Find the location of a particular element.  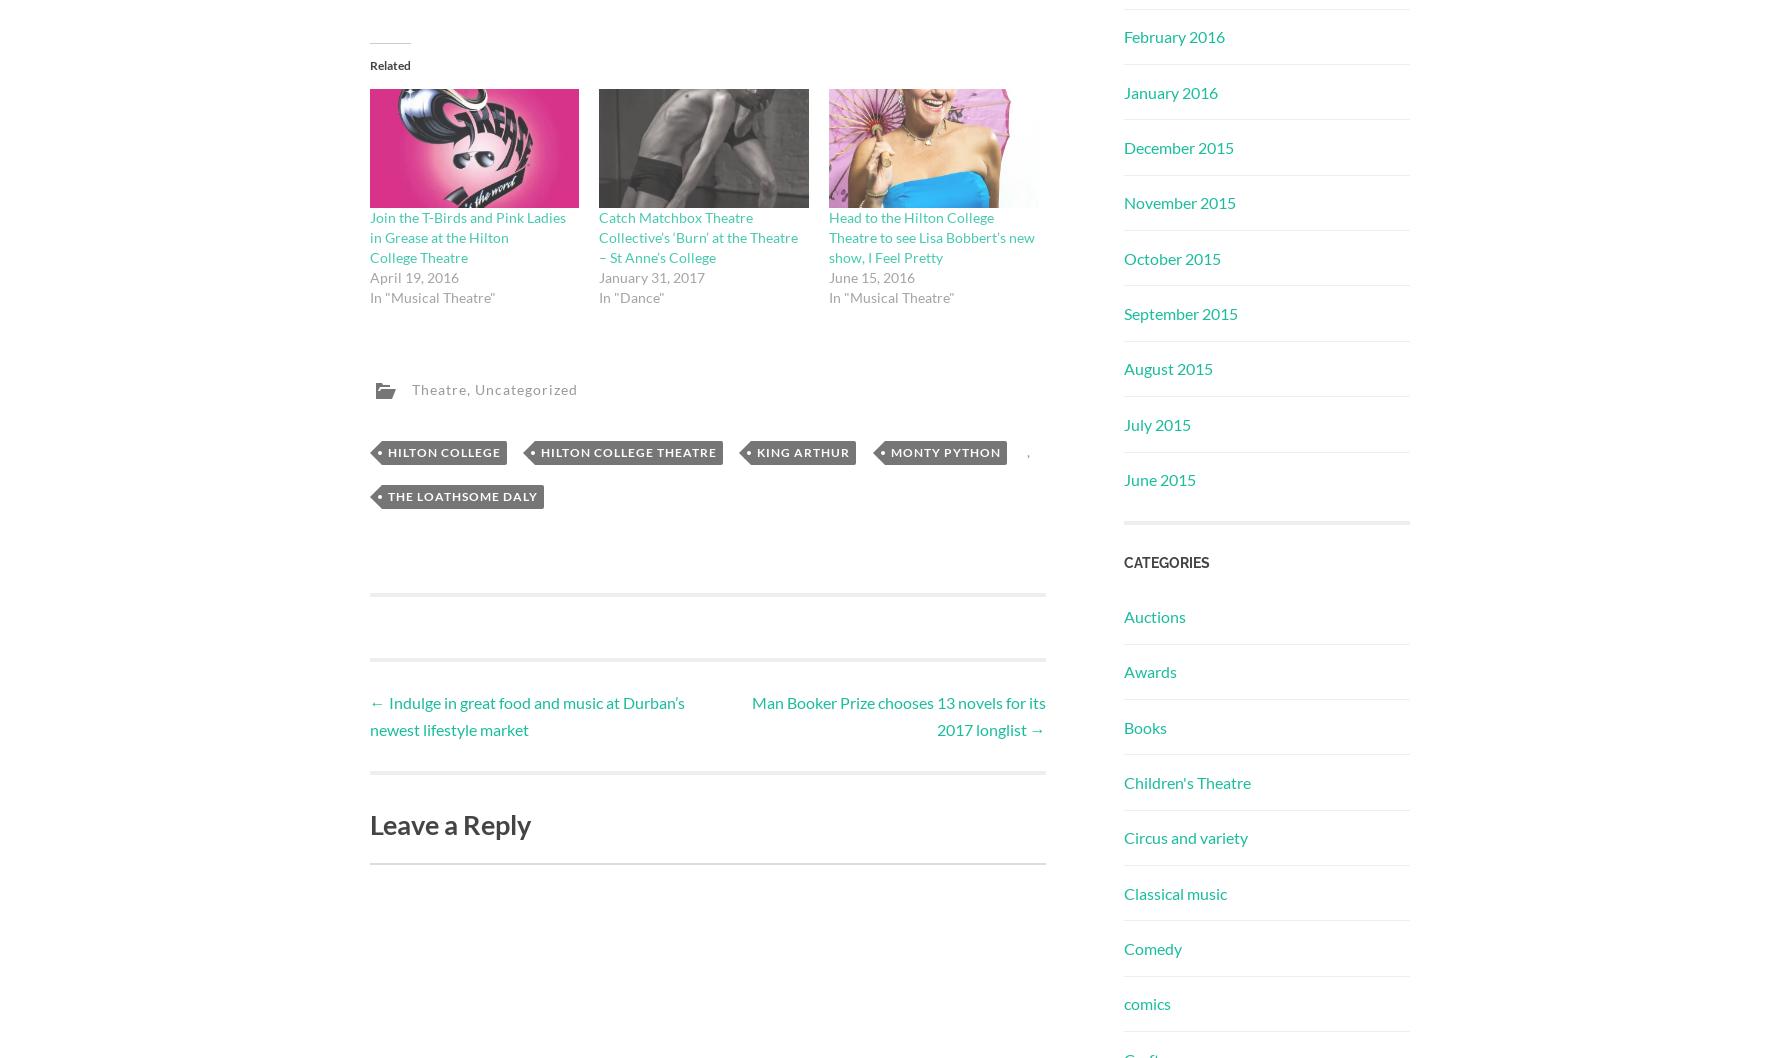

'Theatre' is located at coordinates (409, 388).